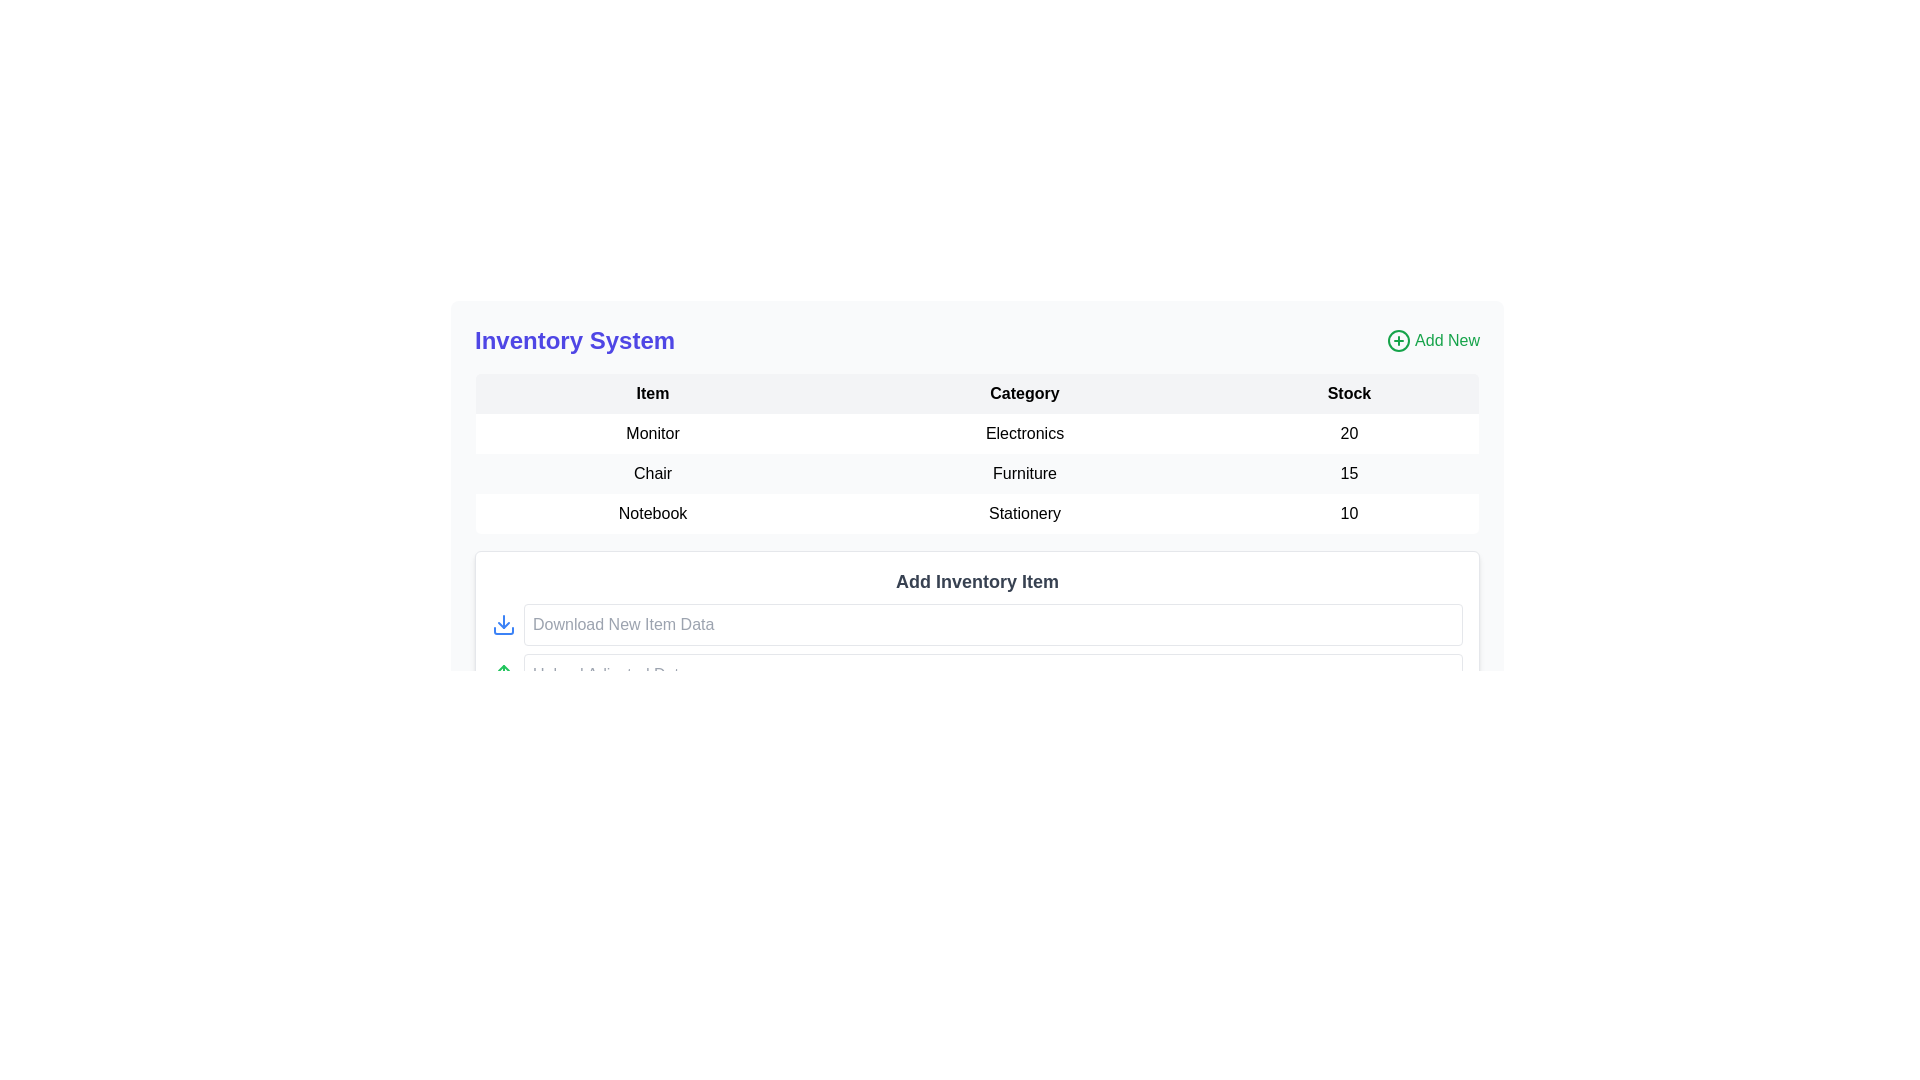 The width and height of the screenshot is (1920, 1080). Describe the element at coordinates (1349, 433) in the screenshot. I see `the text label displaying the stock quantity of the inventory item in the third column of the row that begins with 'Monitor' in the table` at that location.